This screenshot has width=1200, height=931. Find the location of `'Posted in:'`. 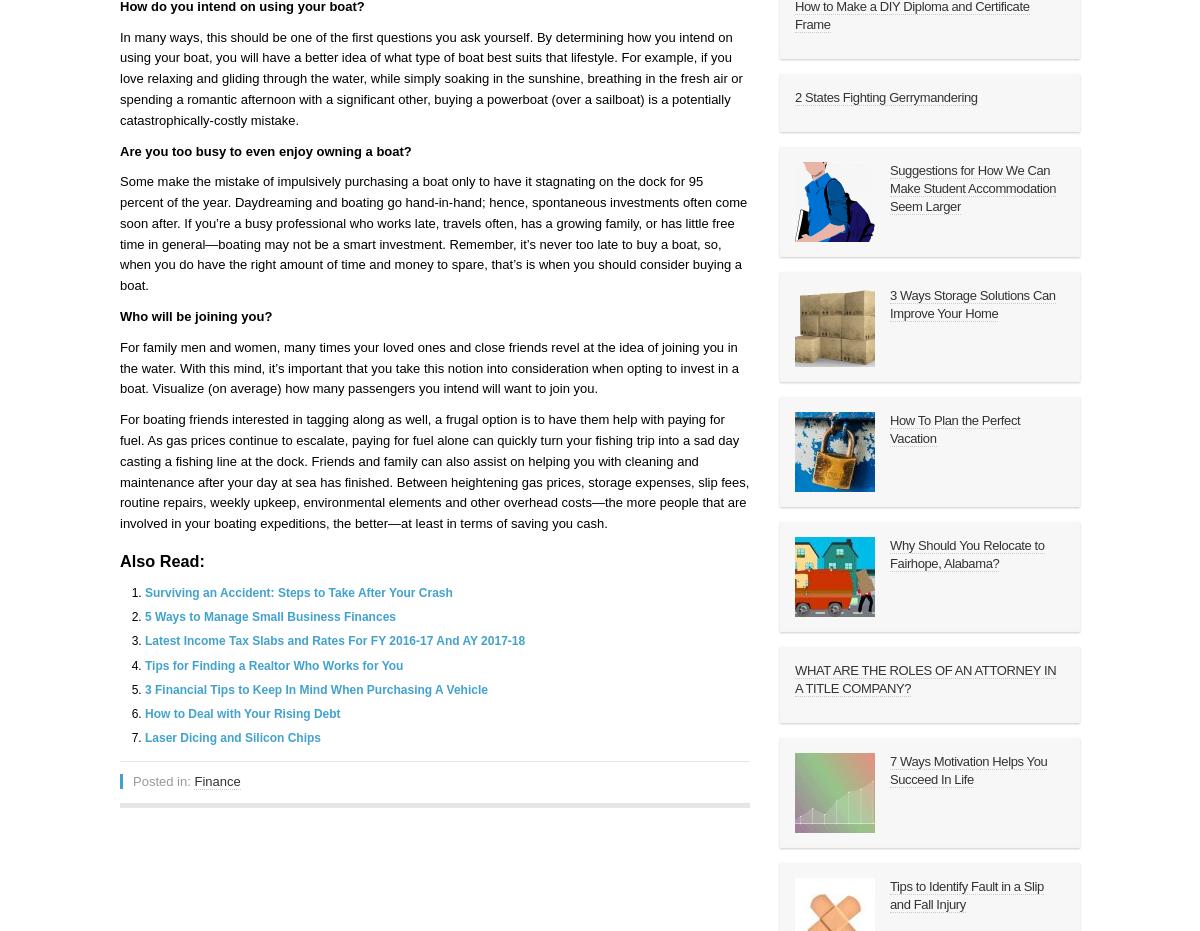

'Posted in:' is located at coordinates (132, 781).